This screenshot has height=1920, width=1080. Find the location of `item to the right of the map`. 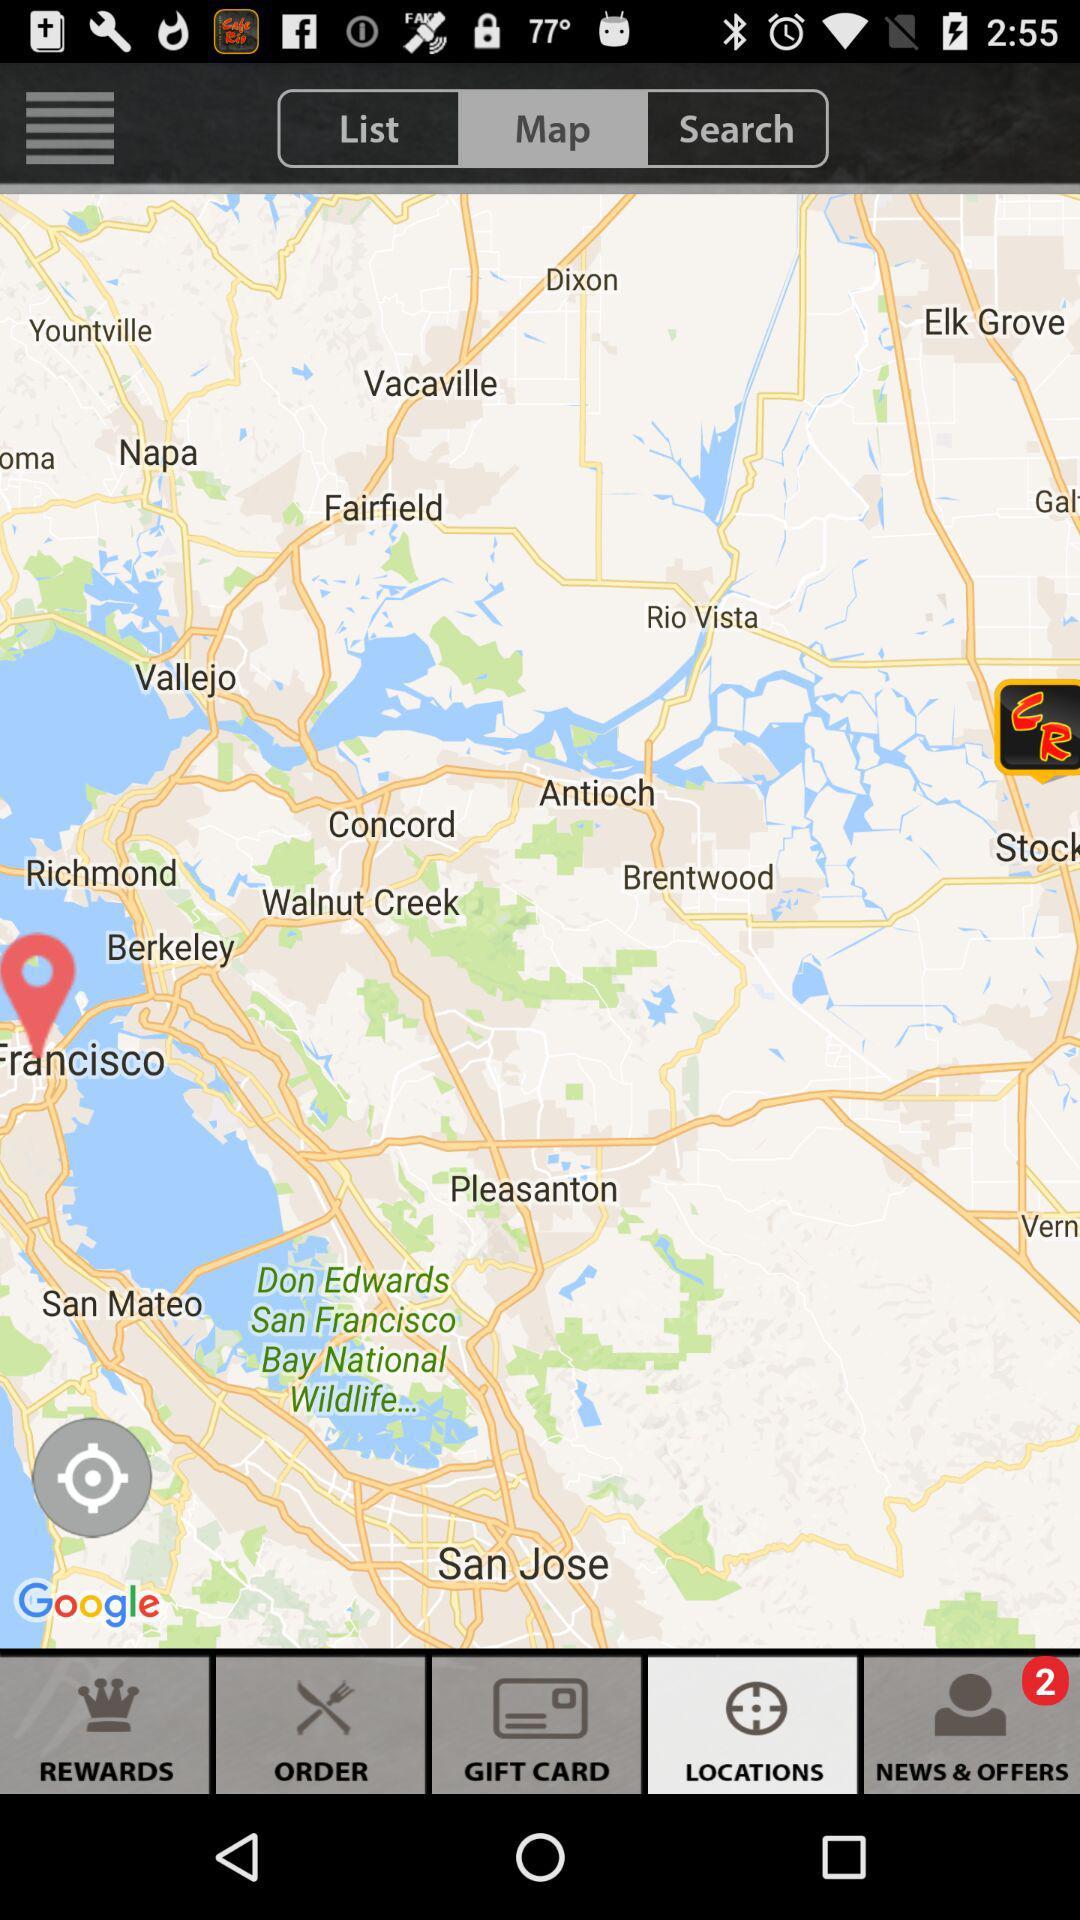

item to the right of the map is located at coordinates (736, 127).